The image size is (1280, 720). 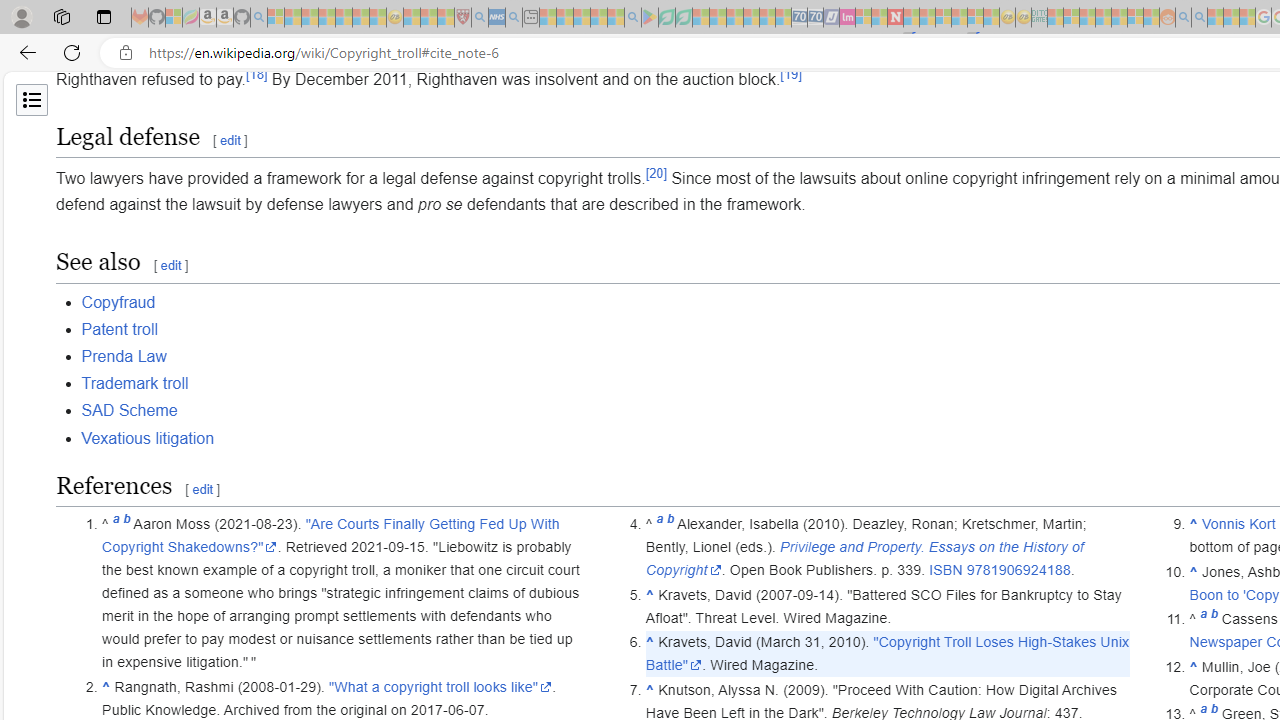 What do you see at coordinates (146, 437) in the screenshot?
I see `'Vexatious litigation'` at bounding box center [146, 437].